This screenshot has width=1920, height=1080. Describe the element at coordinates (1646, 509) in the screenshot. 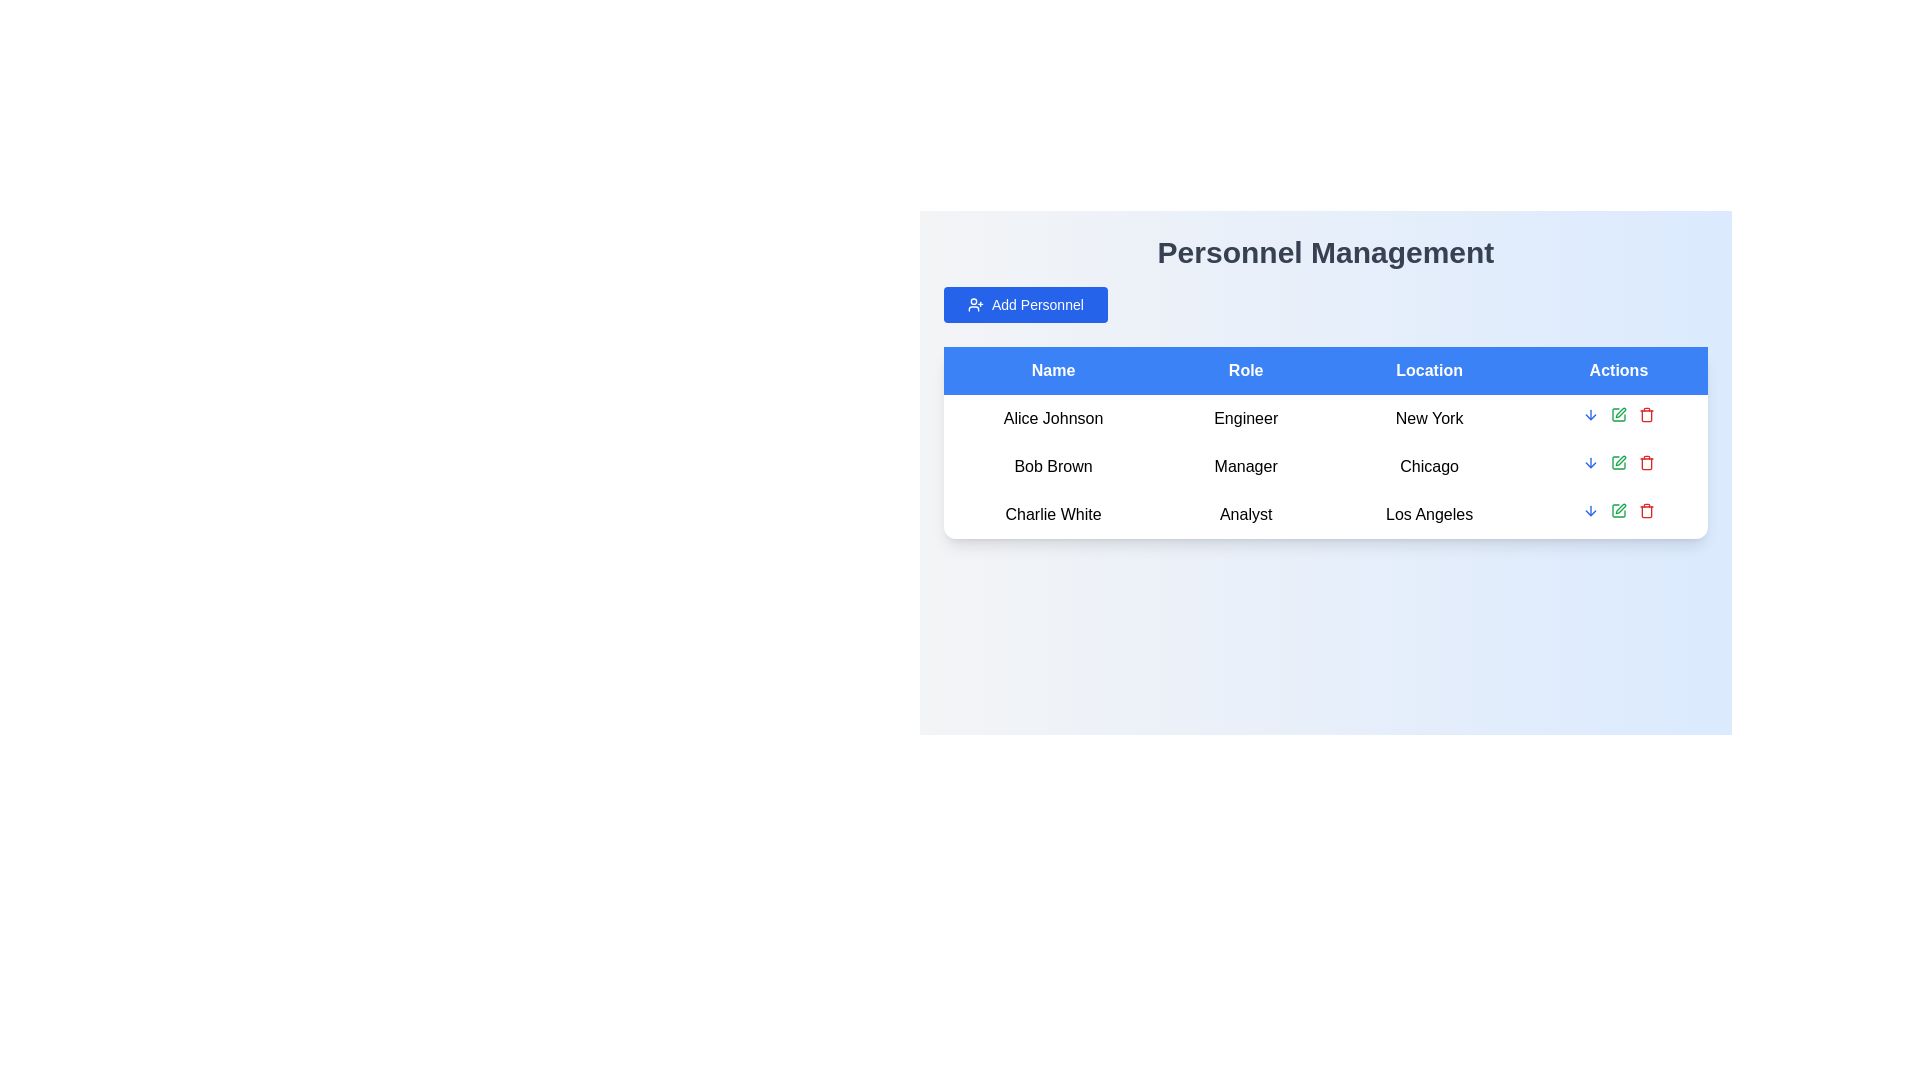

I see `the delete button` at that location.